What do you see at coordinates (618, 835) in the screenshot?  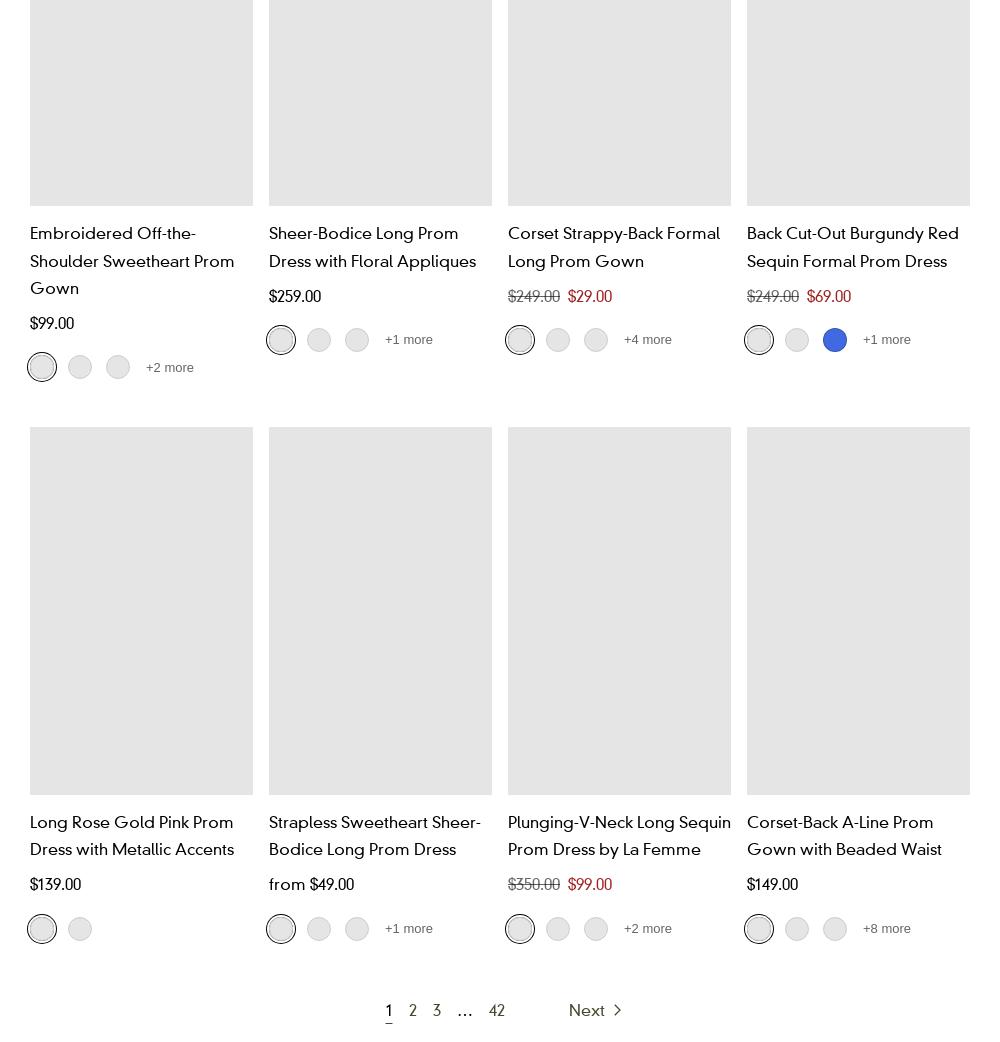 I see `'Plunging-V-Neck Long Sequin Prom Dress by La Femme'` at bounding box center [618, 835].